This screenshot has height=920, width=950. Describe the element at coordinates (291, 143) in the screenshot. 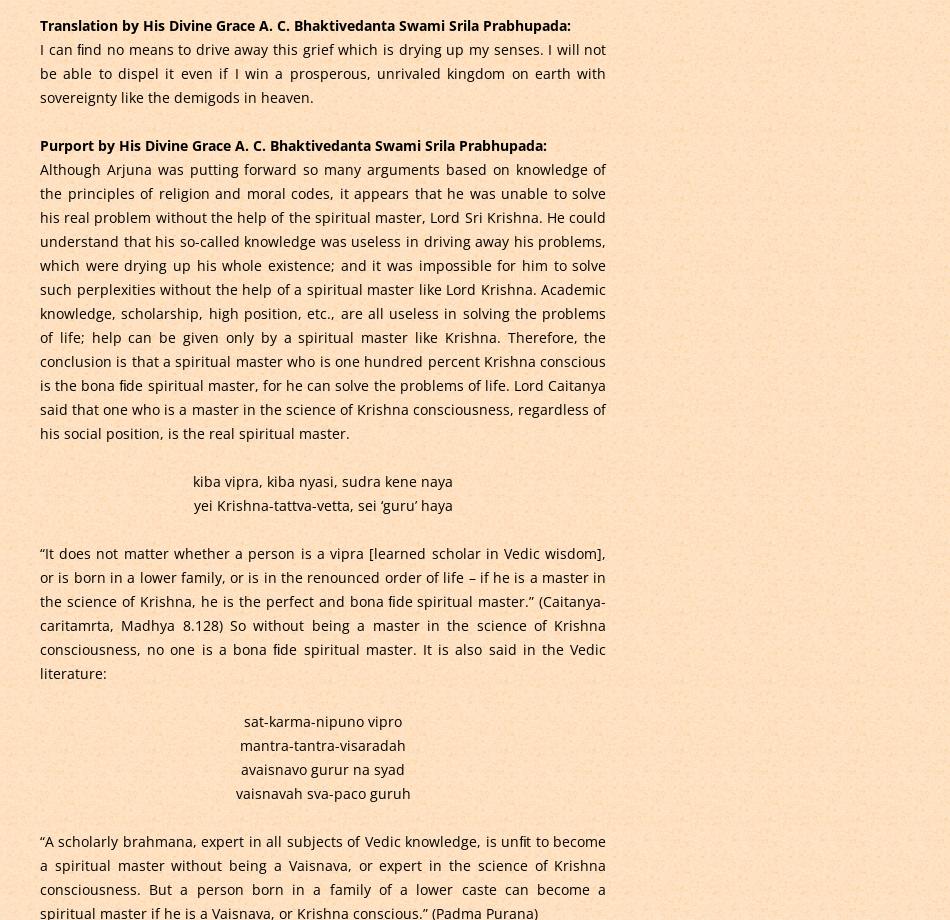

I see `'Purport by His Divine Grace A. C. Bhaktivedanta Swami Srila Prabhupada:'` at that location.